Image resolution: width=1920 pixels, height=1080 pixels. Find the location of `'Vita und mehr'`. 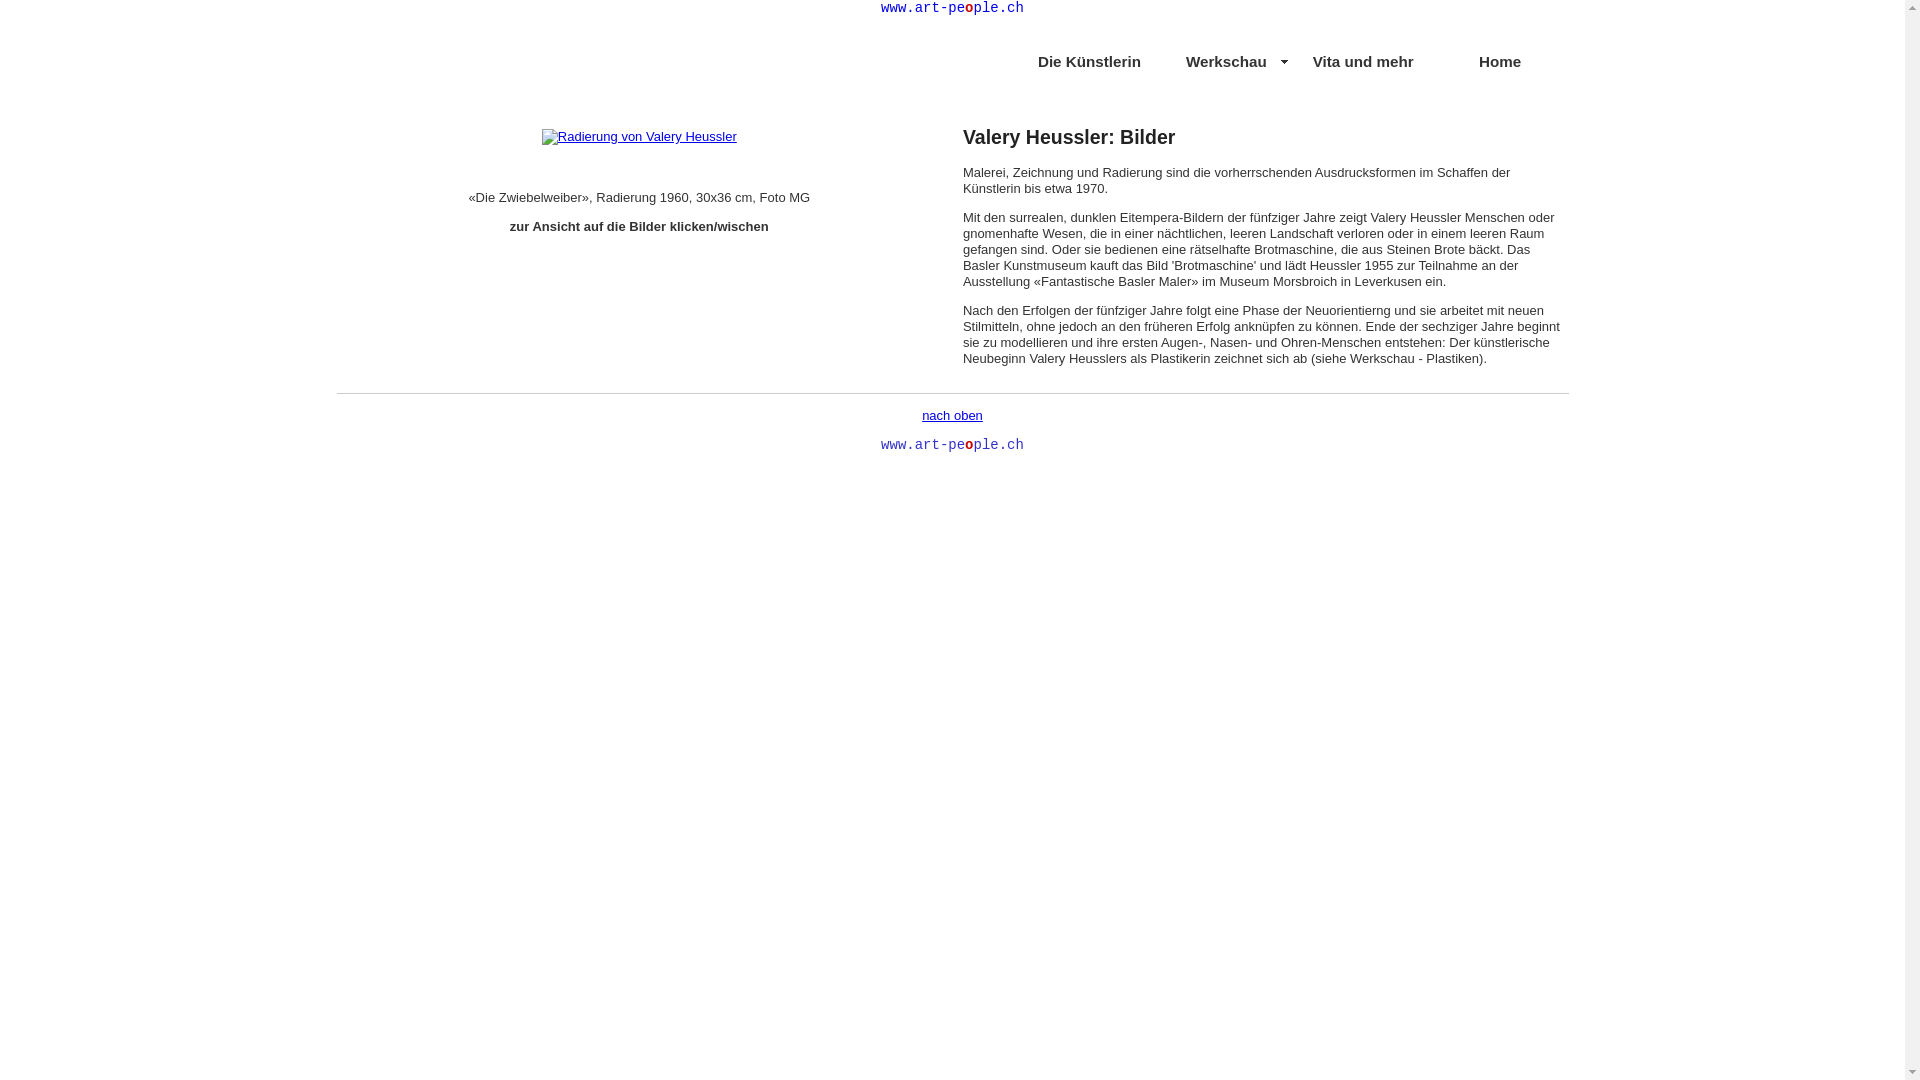

'Vita und mehr' is located at coordinates (1362, 60).